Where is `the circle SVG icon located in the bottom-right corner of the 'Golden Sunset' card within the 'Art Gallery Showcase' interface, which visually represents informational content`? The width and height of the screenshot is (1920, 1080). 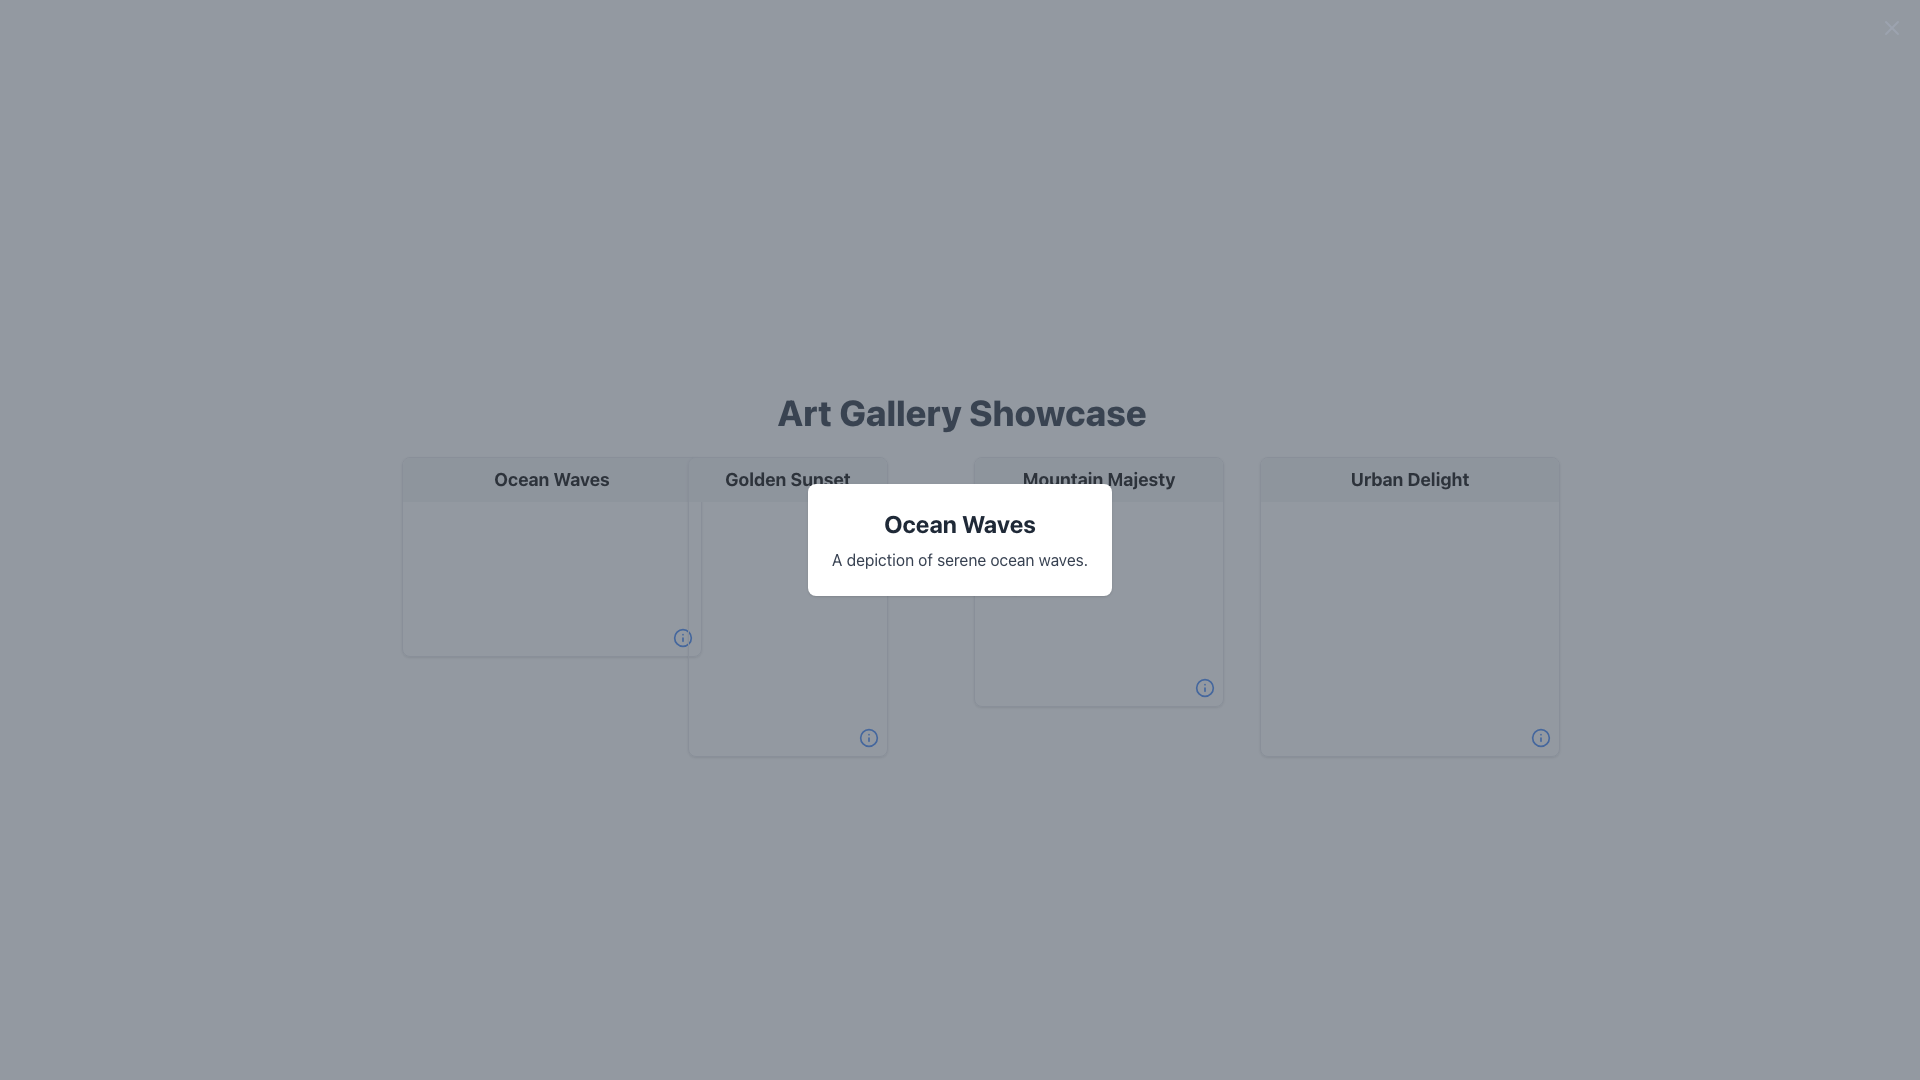
the circle SVG icon located in the bottom-right corner of the 'Golden Sunset' card within the 'Art Gallery Showcase' interface, which visually represents informational content is located at coordinates (682, 637).